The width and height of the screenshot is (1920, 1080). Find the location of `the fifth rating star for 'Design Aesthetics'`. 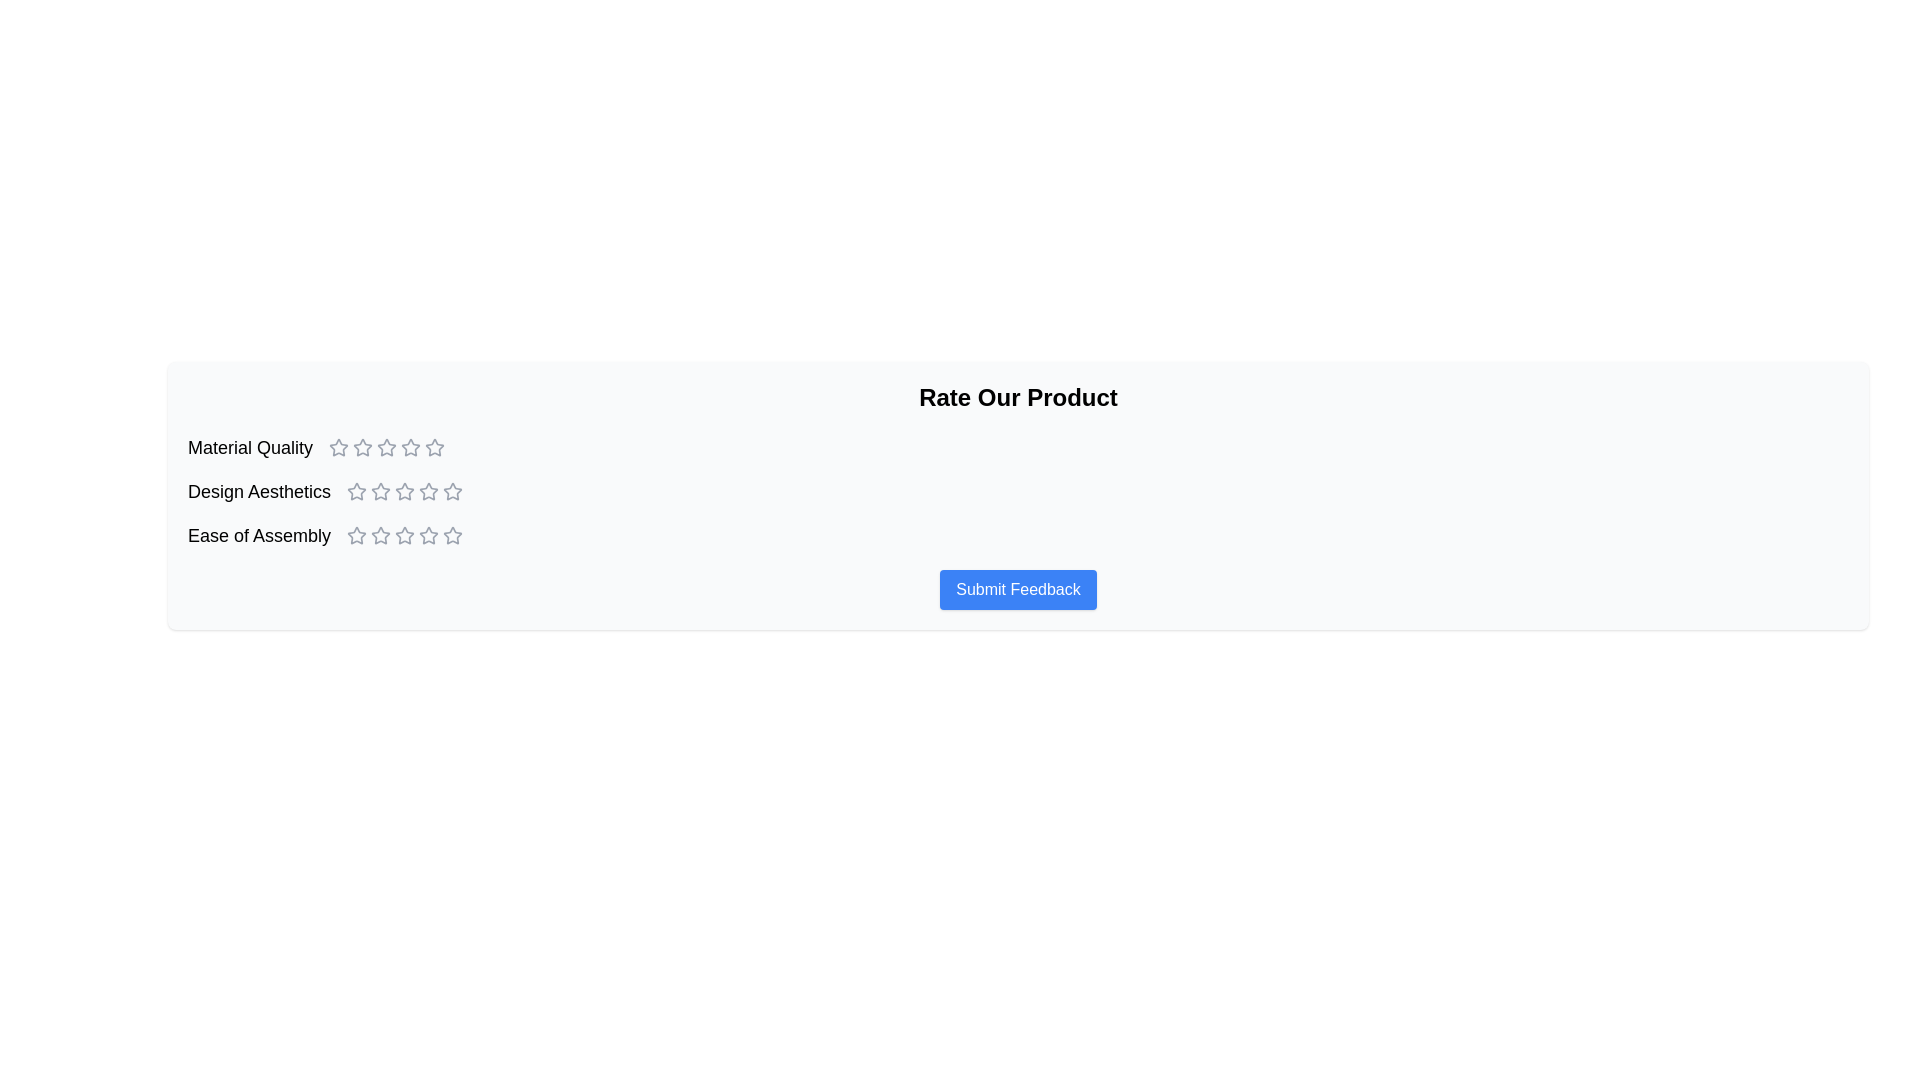

the fifth rating star for 'Design Aesthetics' is located at coordinates (428, 492).